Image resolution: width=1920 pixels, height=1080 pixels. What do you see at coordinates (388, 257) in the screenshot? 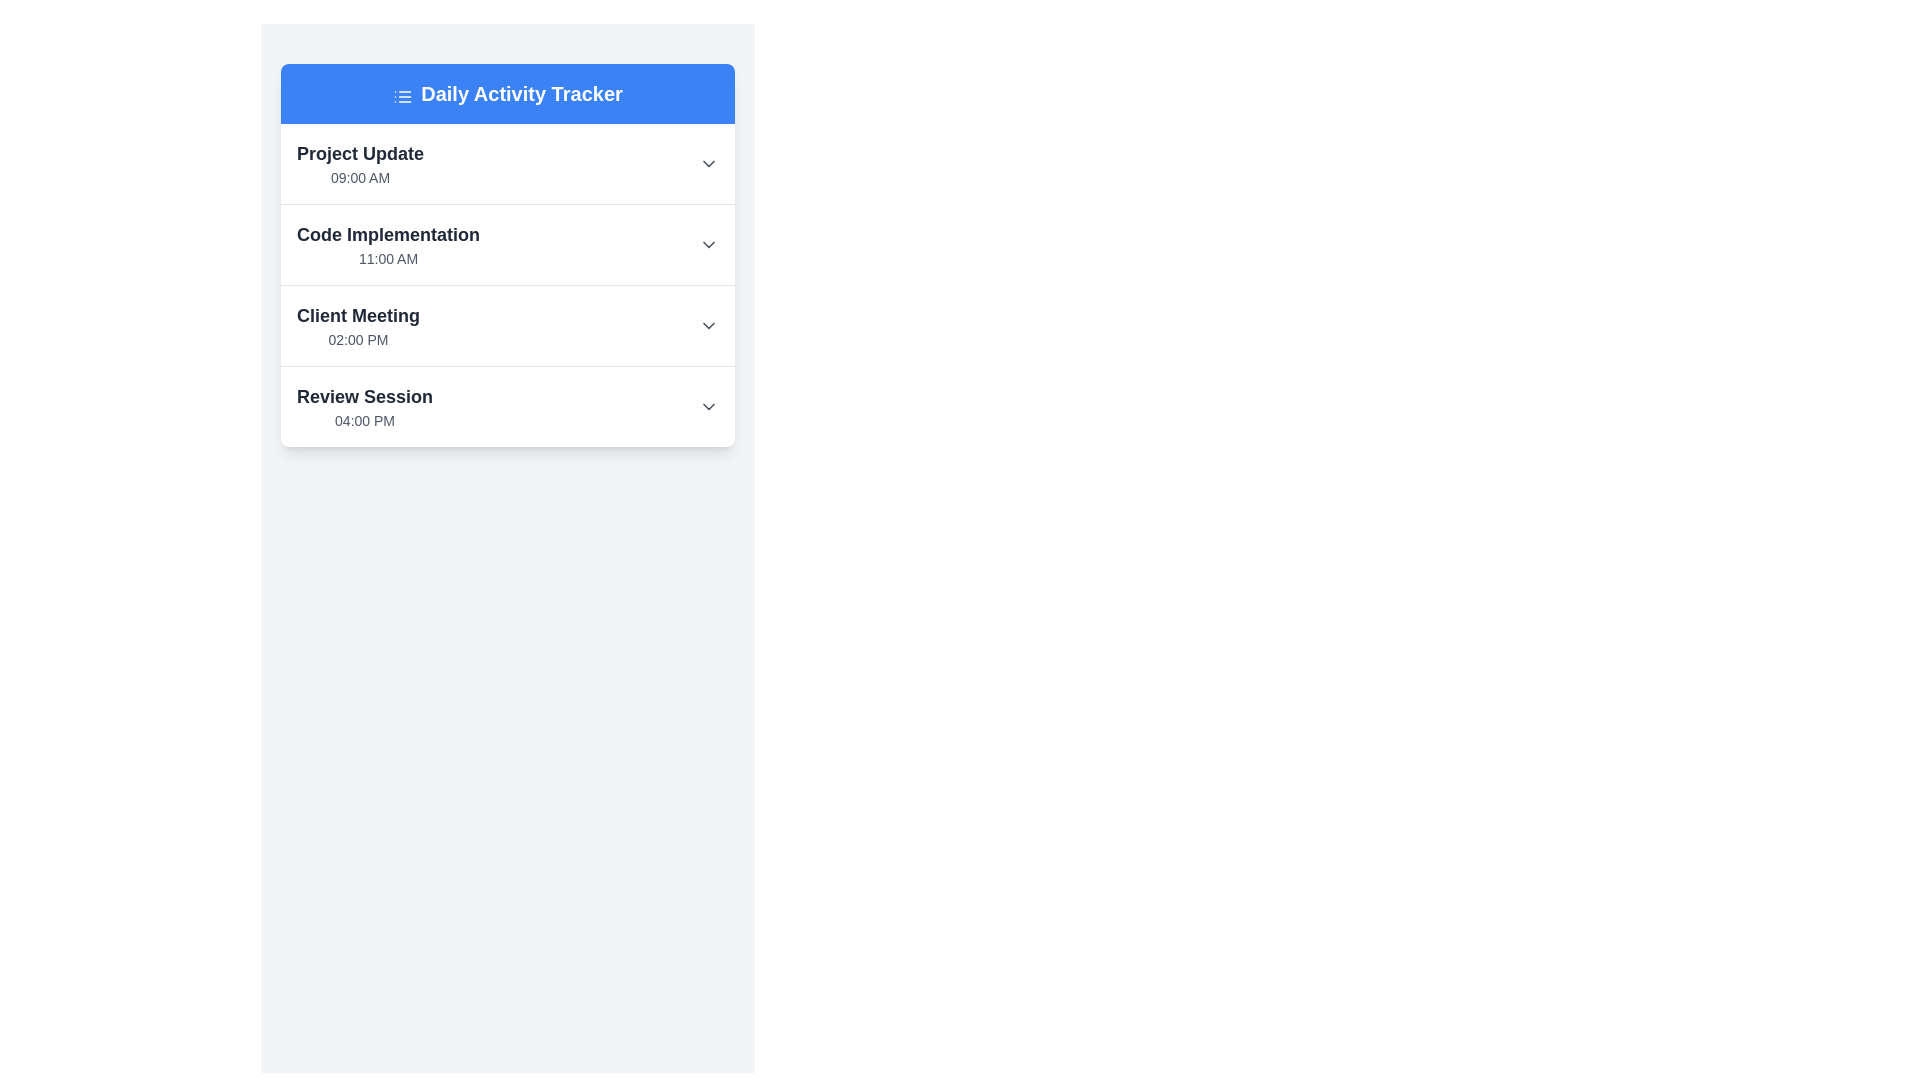
I see `the text label displaying '11:00 AM' which is a small, gray-colored text located below the 'Code Implementation' text in the task list` at bounding box center [388, 257].